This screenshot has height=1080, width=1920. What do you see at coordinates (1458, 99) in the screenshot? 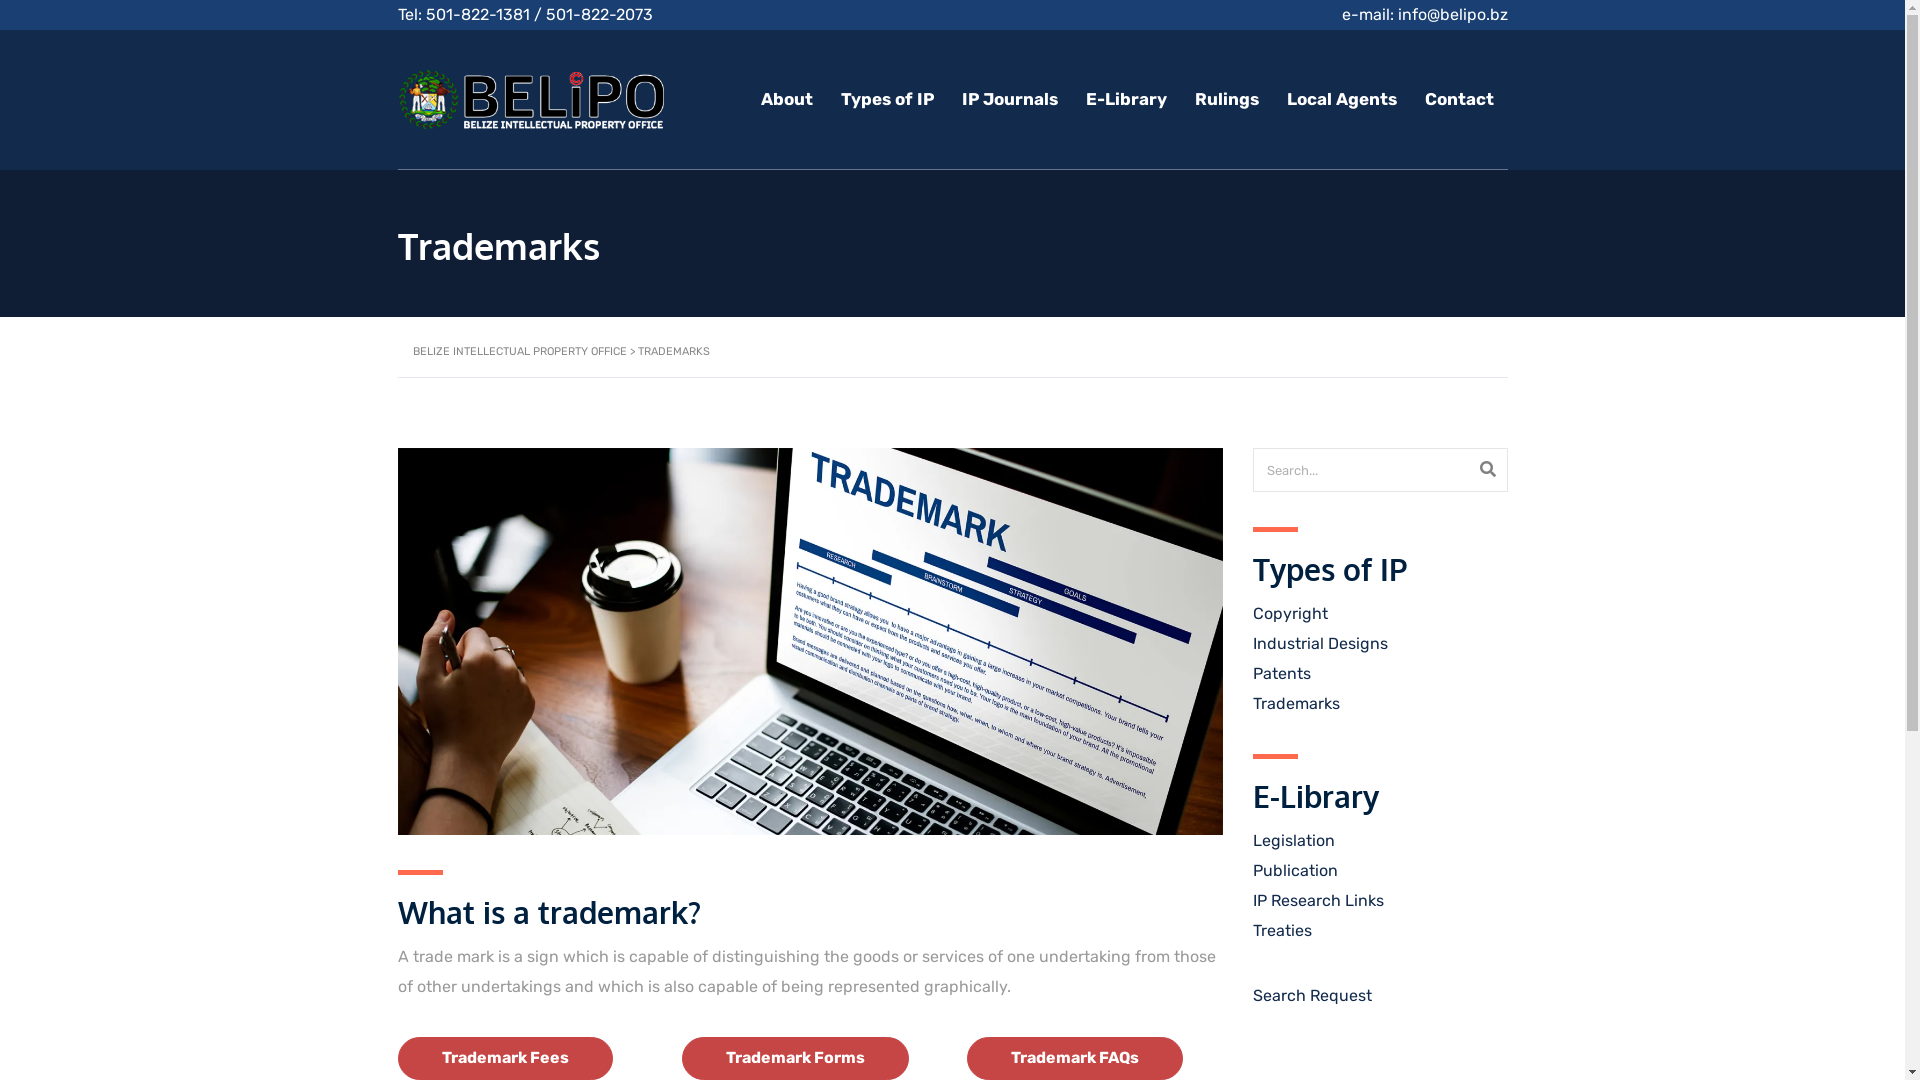
I see `'Contact'` at bounding box center [1458, 99].